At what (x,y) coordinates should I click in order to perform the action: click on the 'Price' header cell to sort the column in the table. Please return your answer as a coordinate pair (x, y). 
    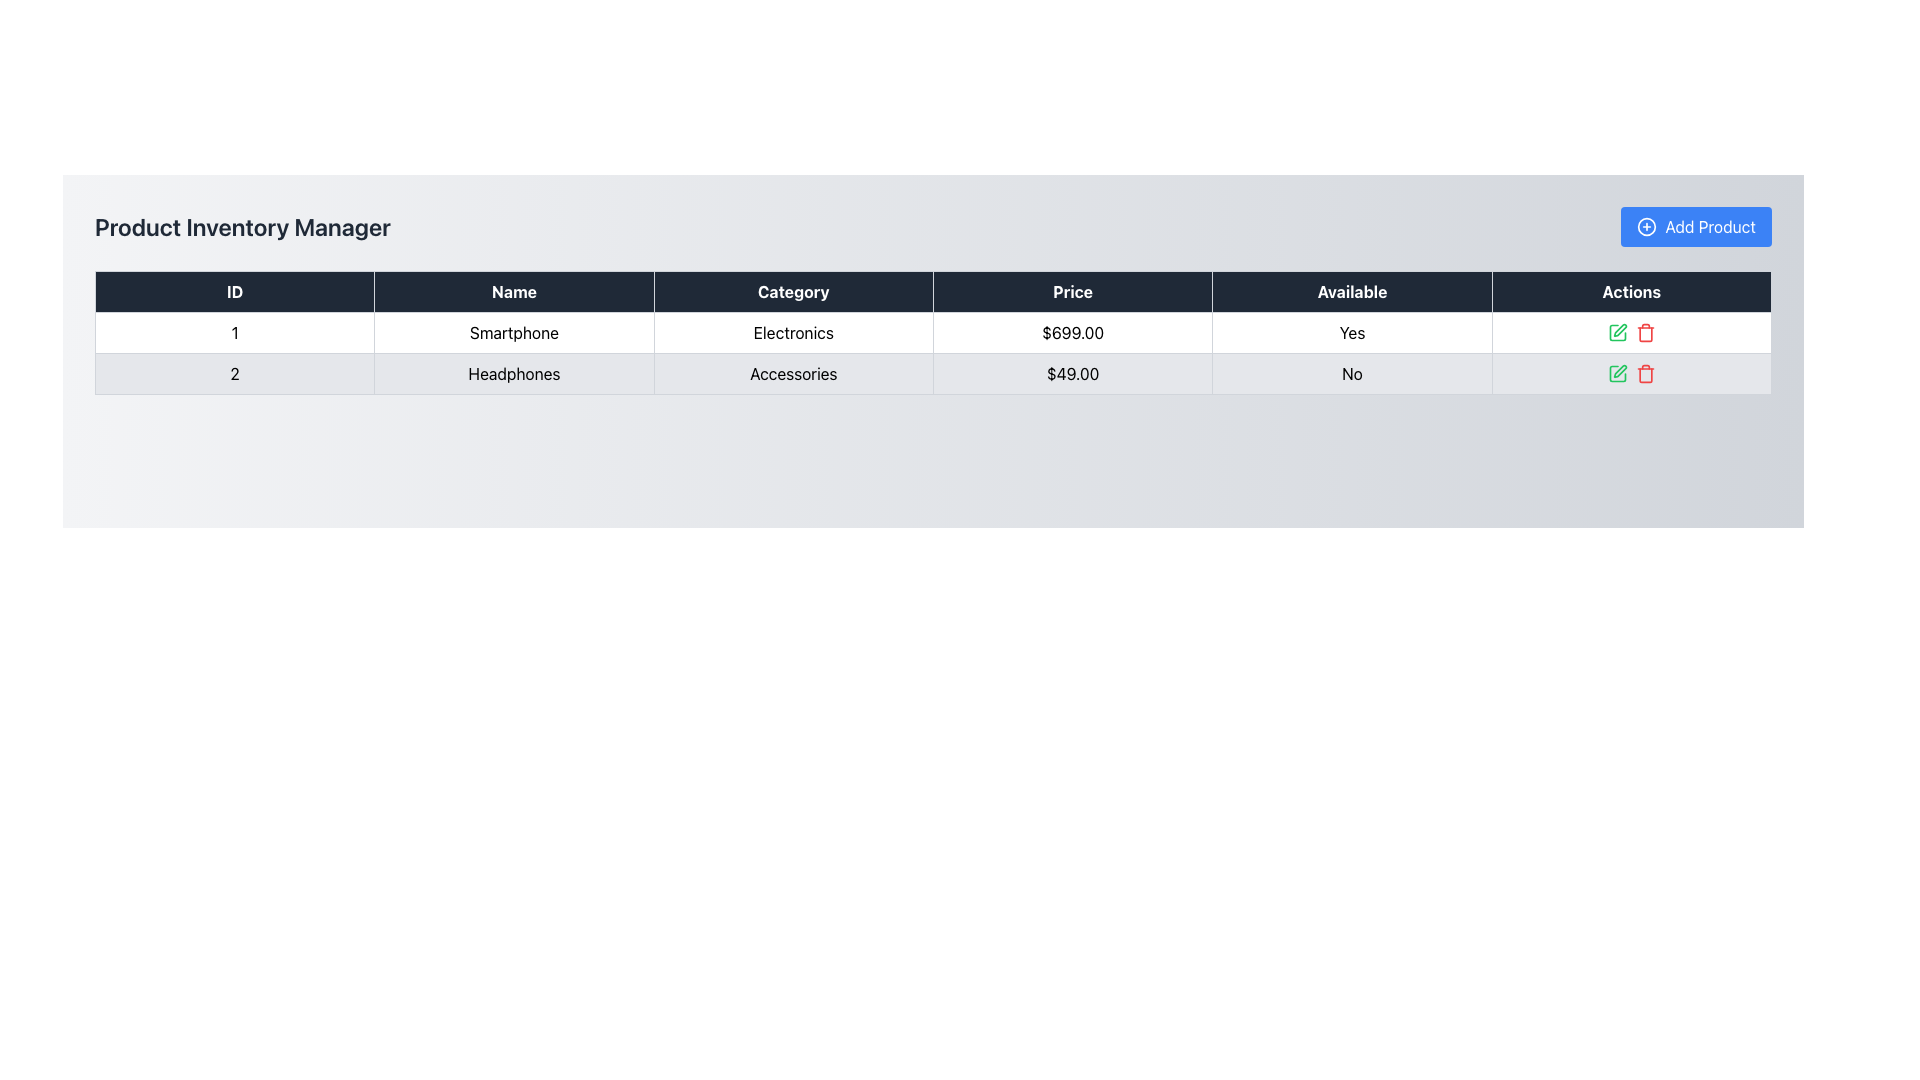
    Looking at the image, I should click on (1072, 292).